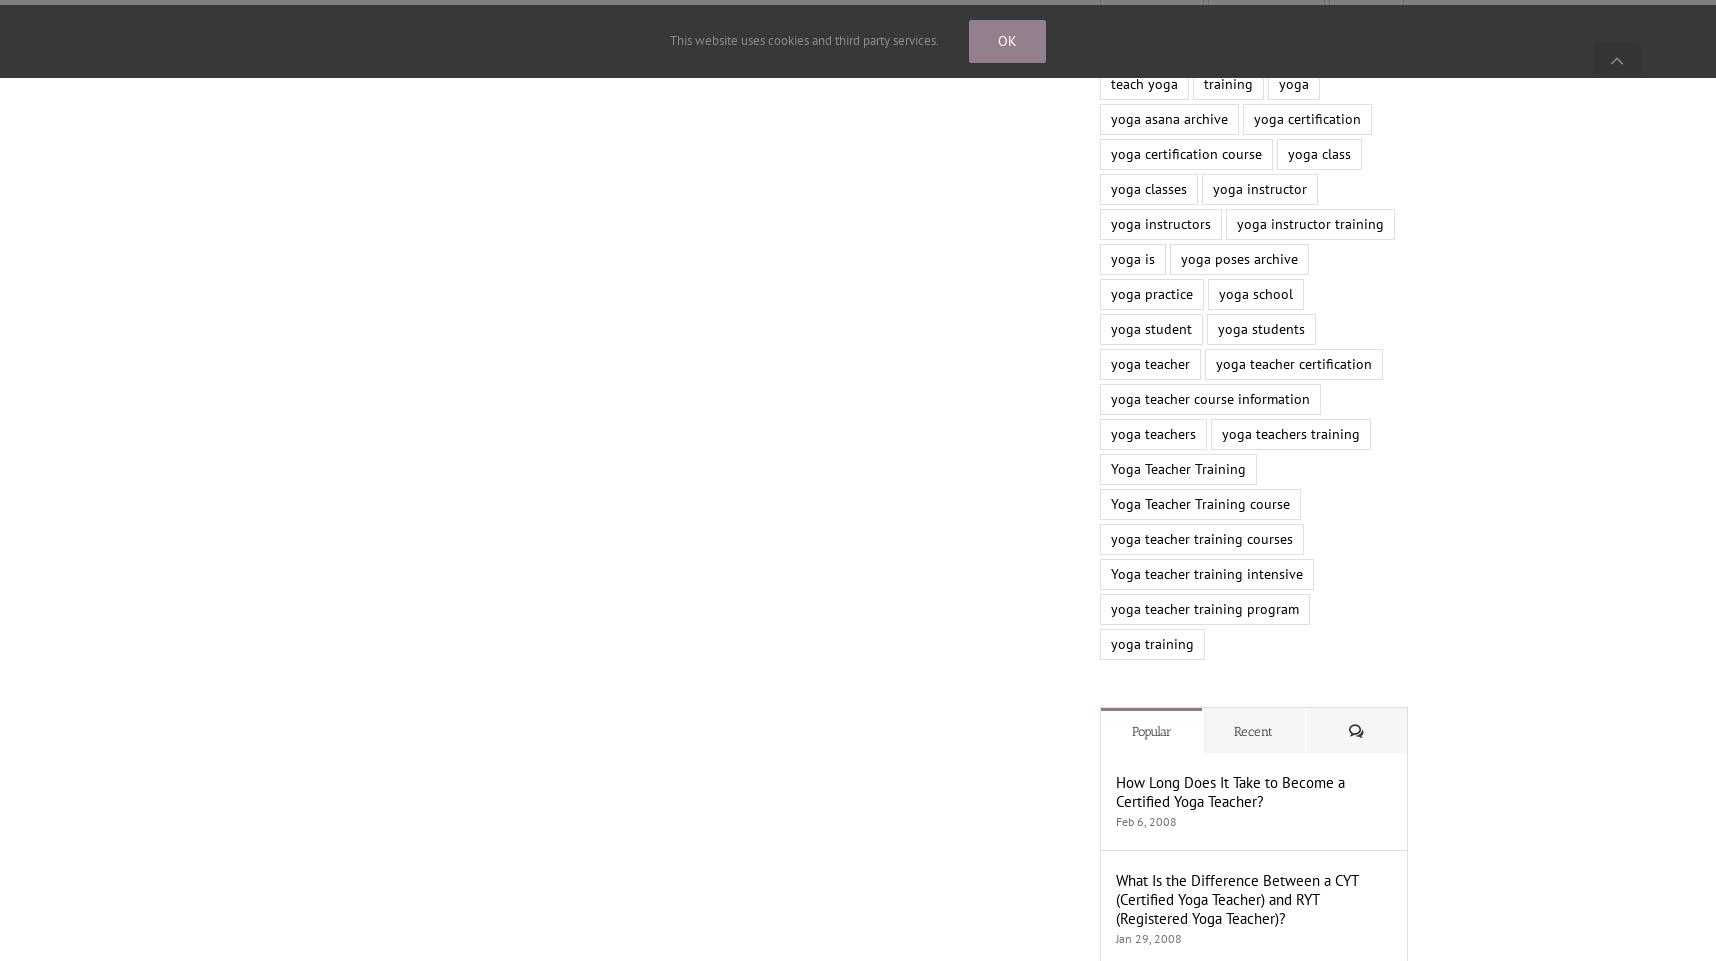 This screenshot has height=961, width=1716. Describe the element at coordinates (1204, 608) in the screenshot. I see `'yoga teacher training program'` at that location.